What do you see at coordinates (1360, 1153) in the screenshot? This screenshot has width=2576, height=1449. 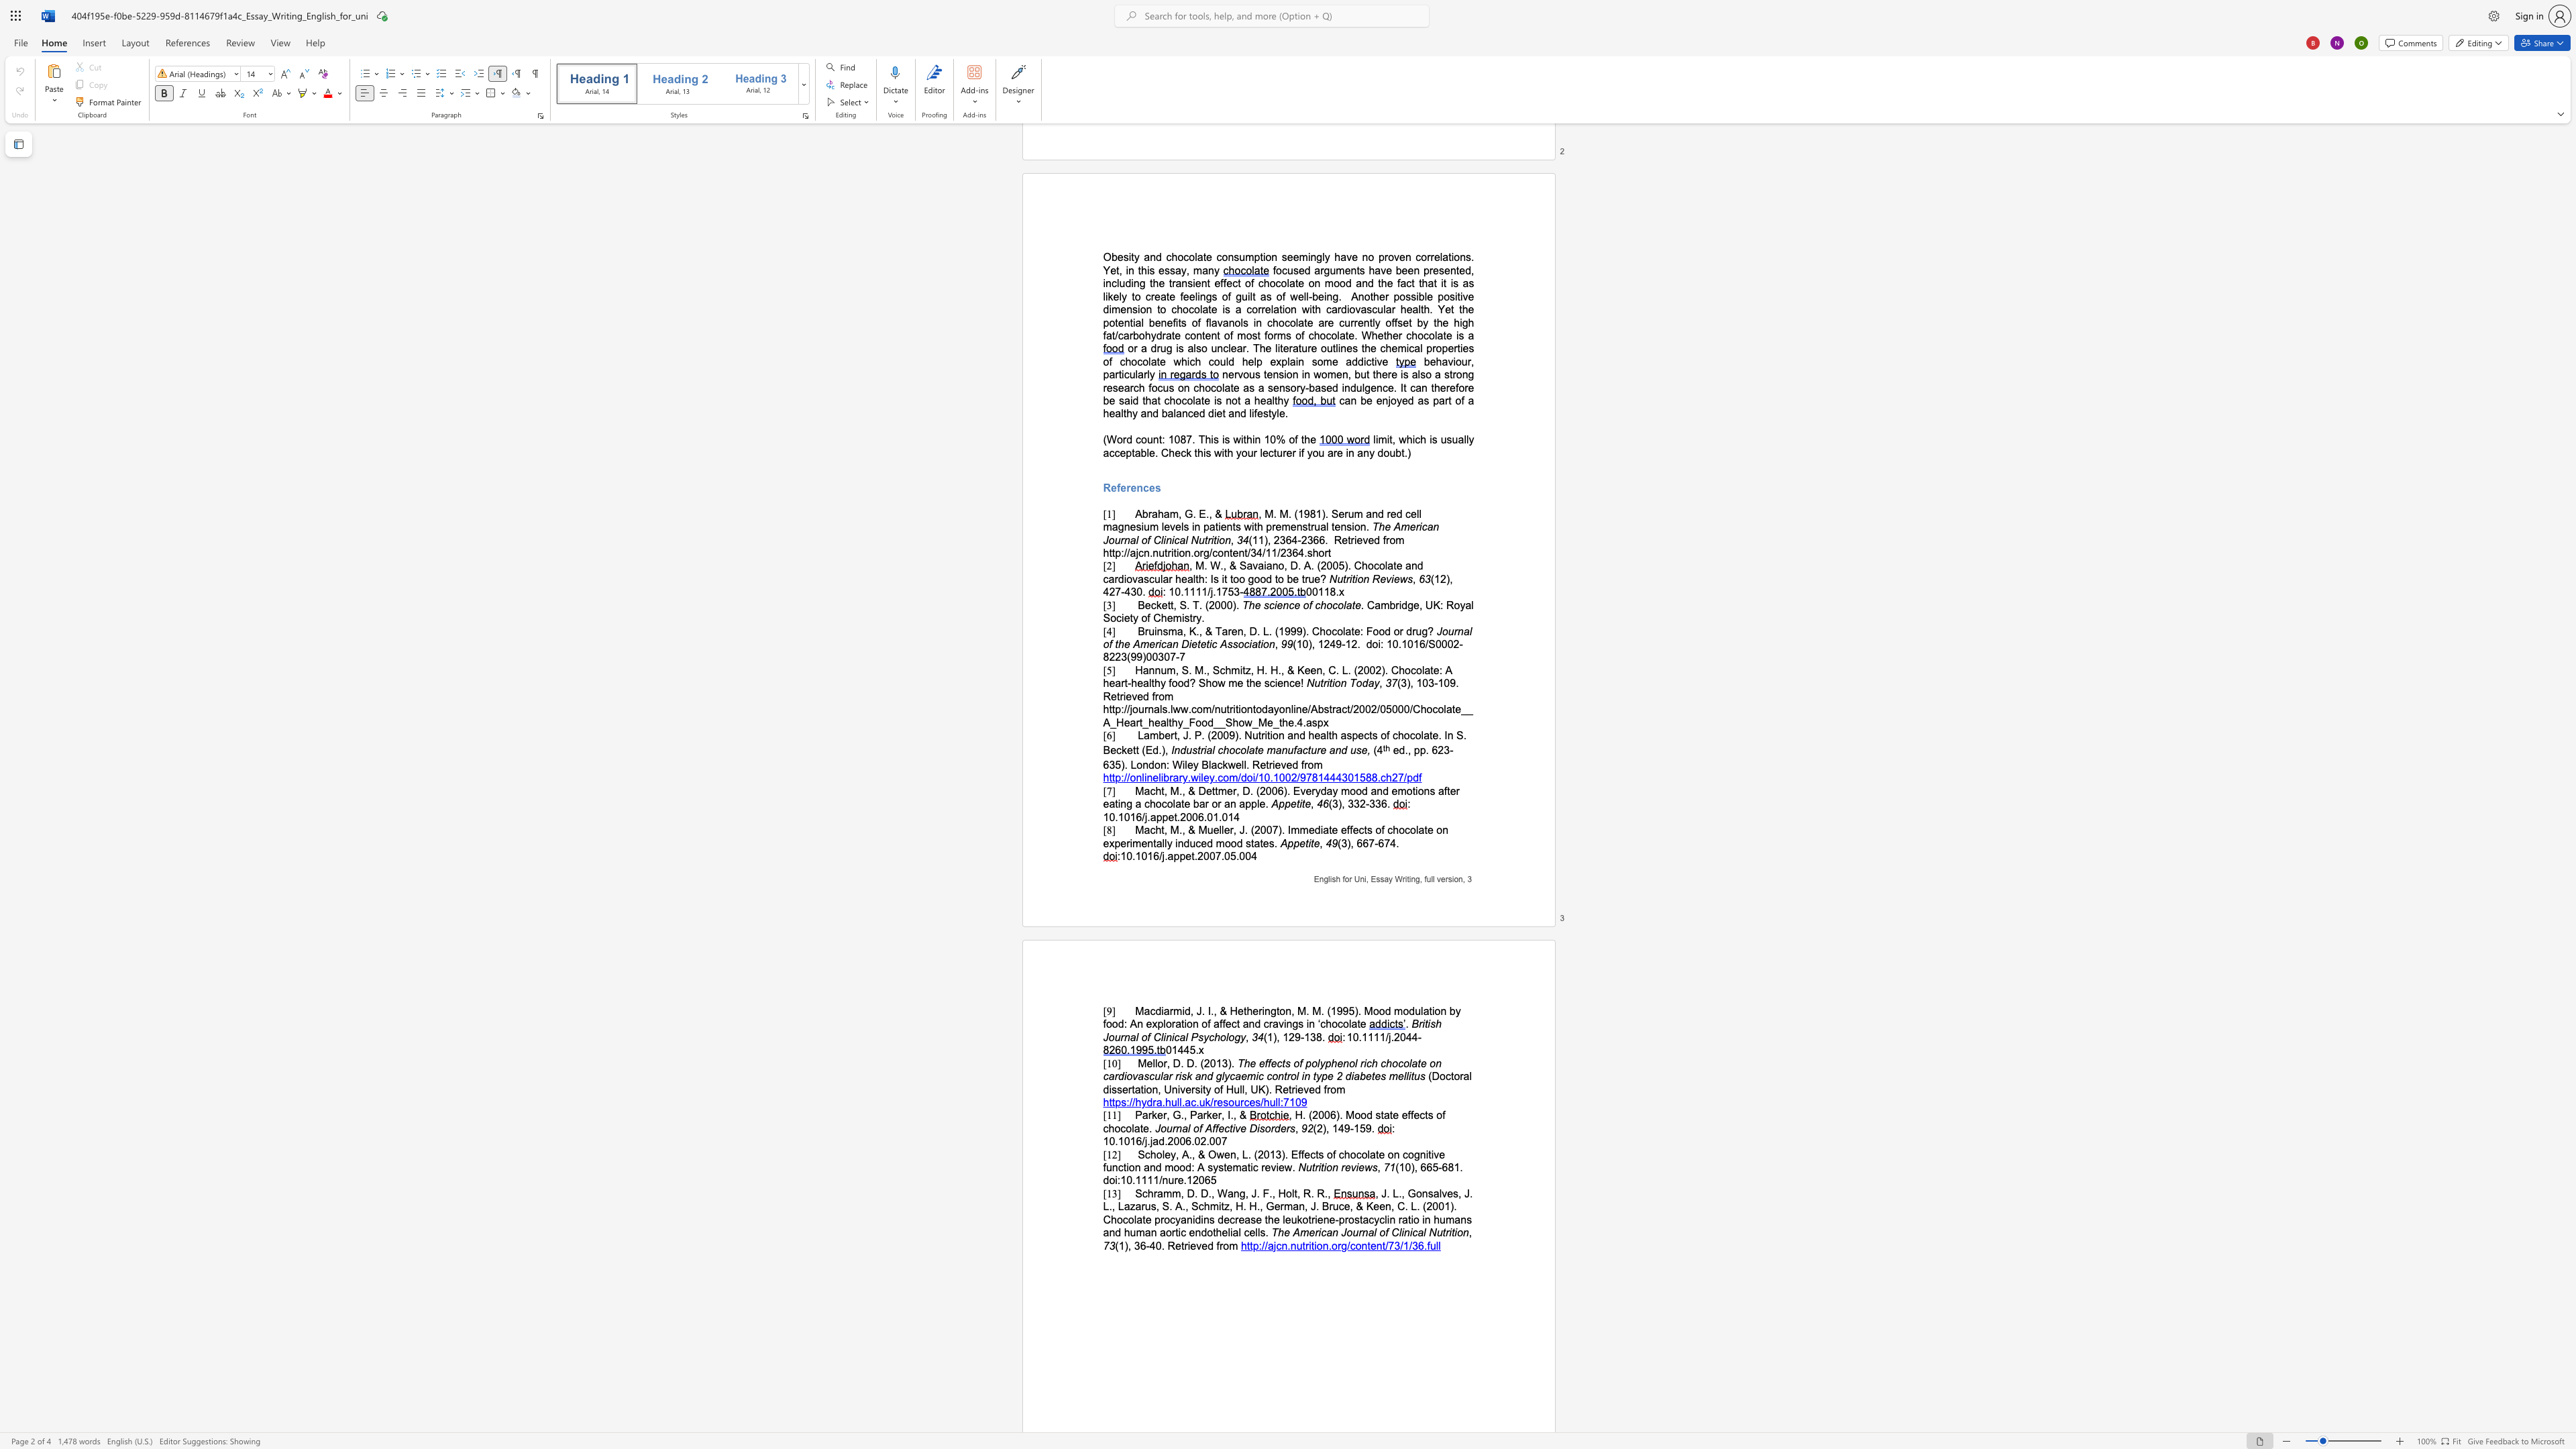 I see `the subset text "olate on cogniti" within the text "Scholey, A., & Owen, L. (2013). Effects of chocolate on cognitive function and mood: A systematic review."` at bounding box center [1360, 1153].